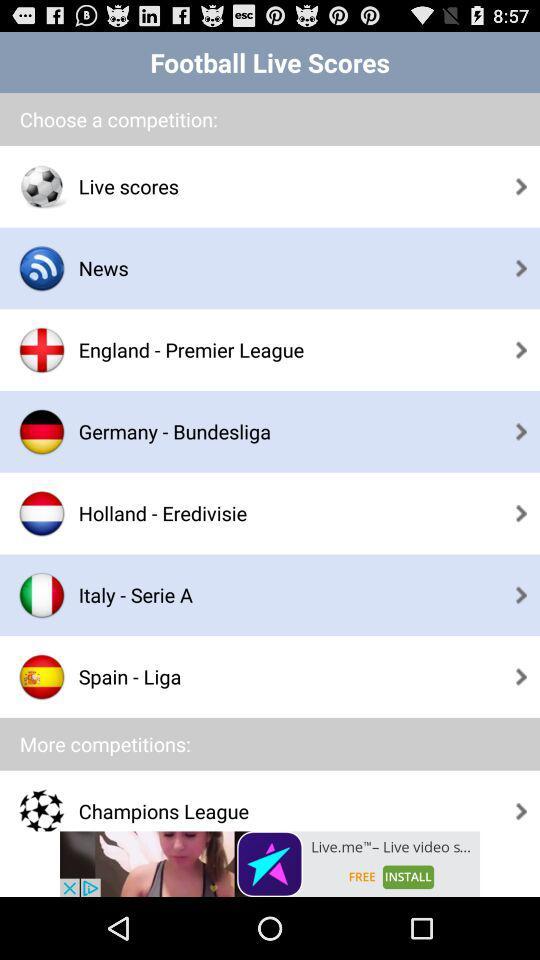 The width and height of the screenshot is (540, 960). Describe the element at coordinates (521, 350) in the screenshot. I see `the third arrow from the top` at that location.